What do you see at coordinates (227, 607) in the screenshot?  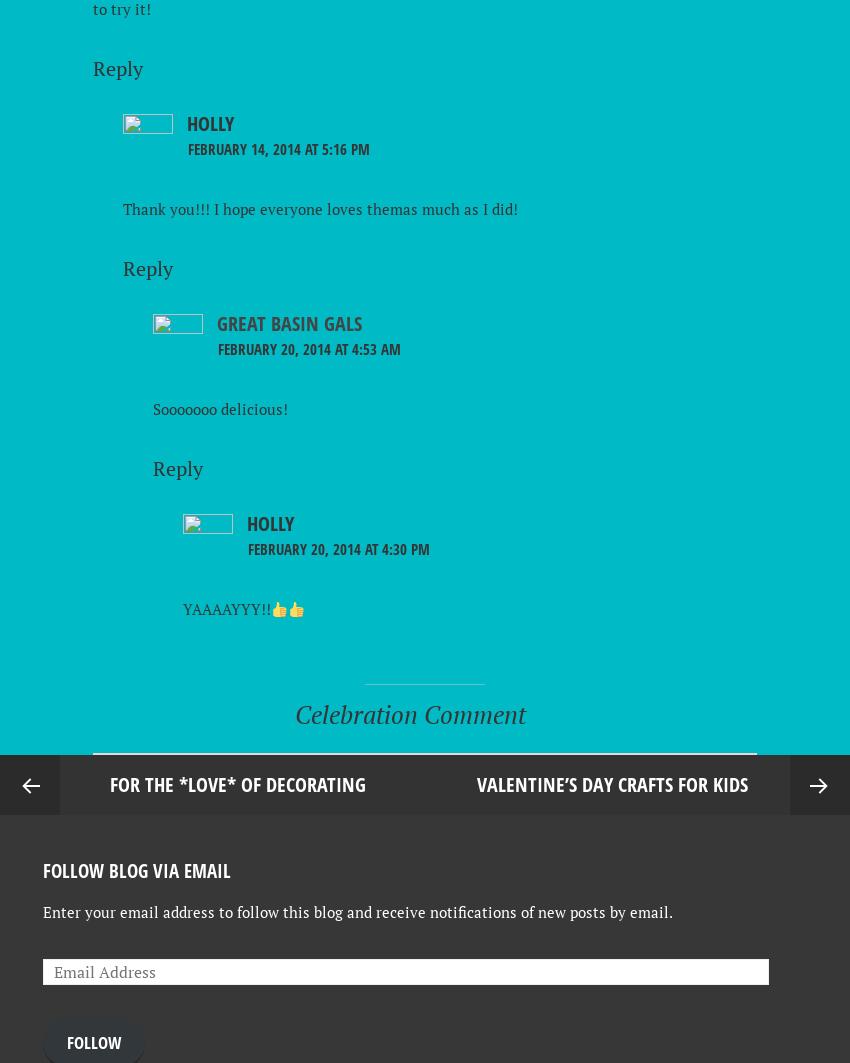 I see `'YAAAAYYY!!'` at bounding box center [227, 607].